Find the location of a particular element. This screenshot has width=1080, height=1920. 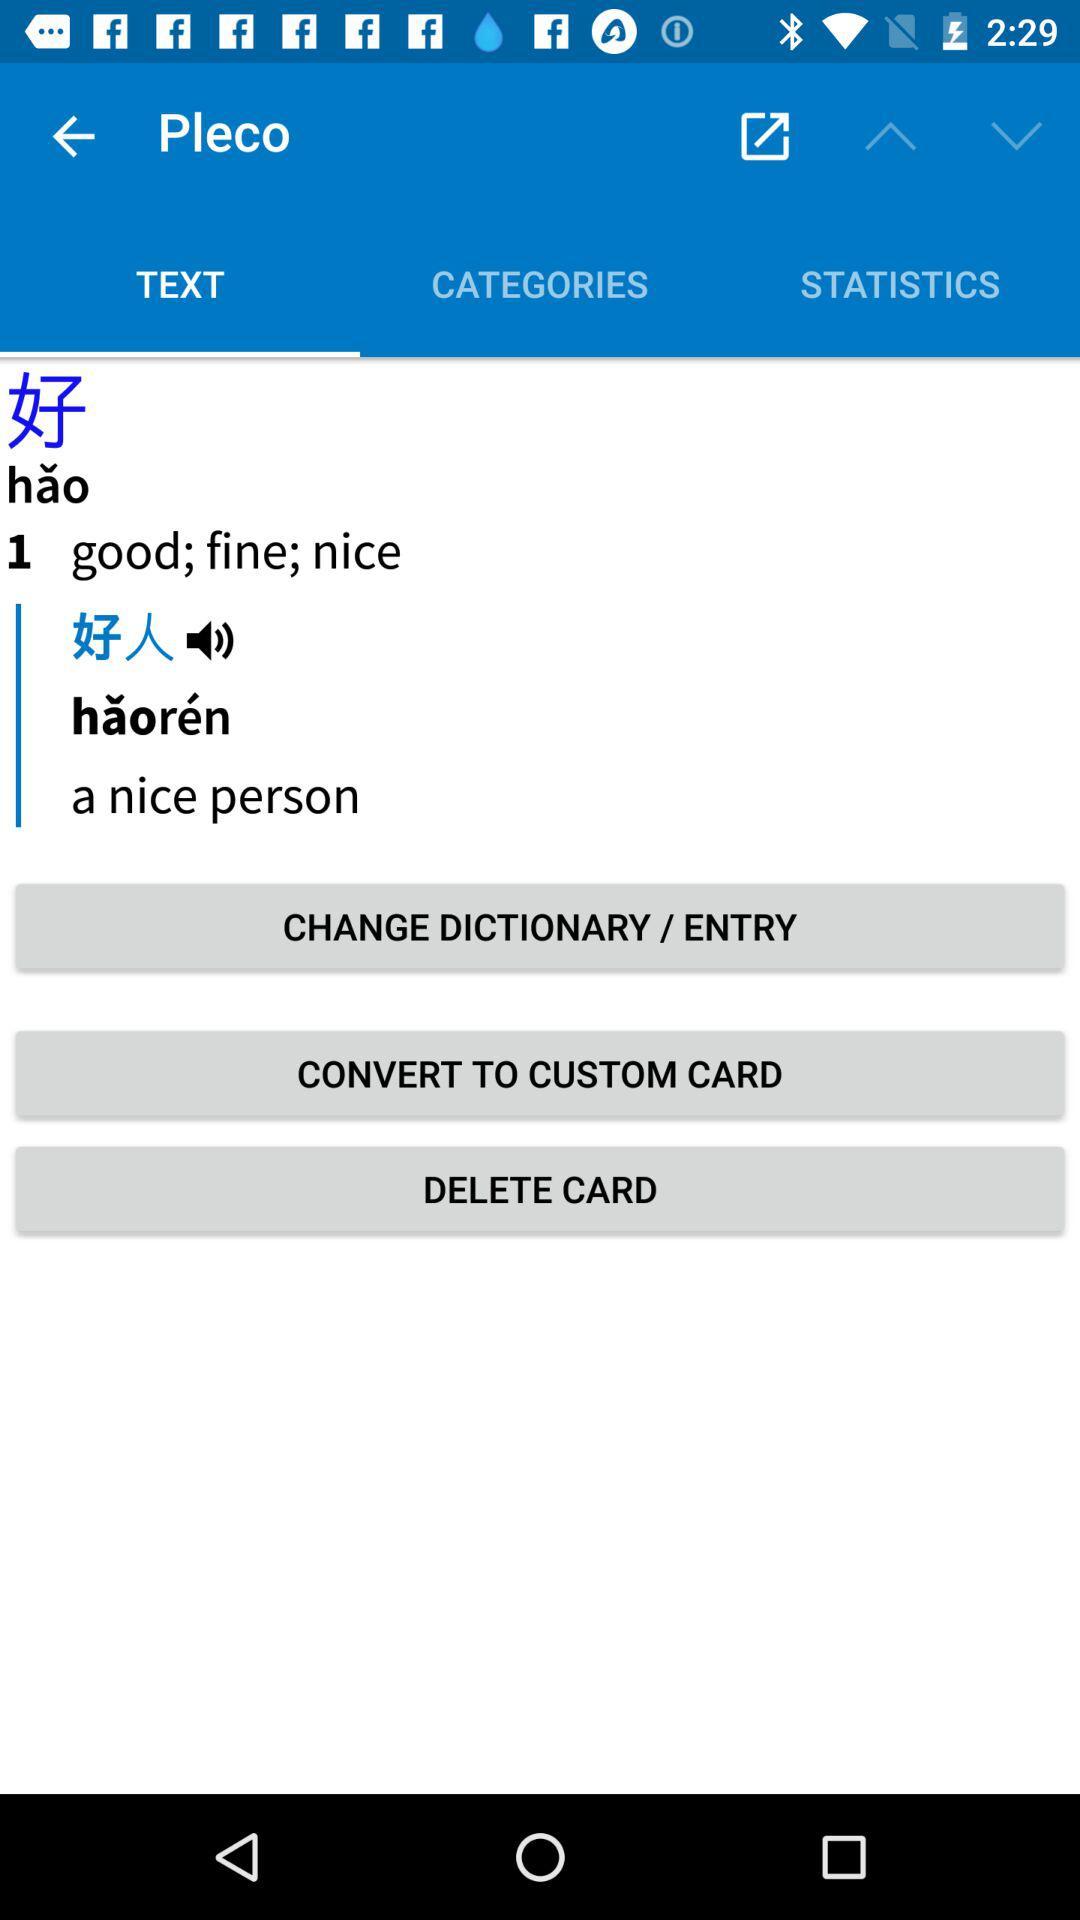

statistics is located at coordinates (898, 282).